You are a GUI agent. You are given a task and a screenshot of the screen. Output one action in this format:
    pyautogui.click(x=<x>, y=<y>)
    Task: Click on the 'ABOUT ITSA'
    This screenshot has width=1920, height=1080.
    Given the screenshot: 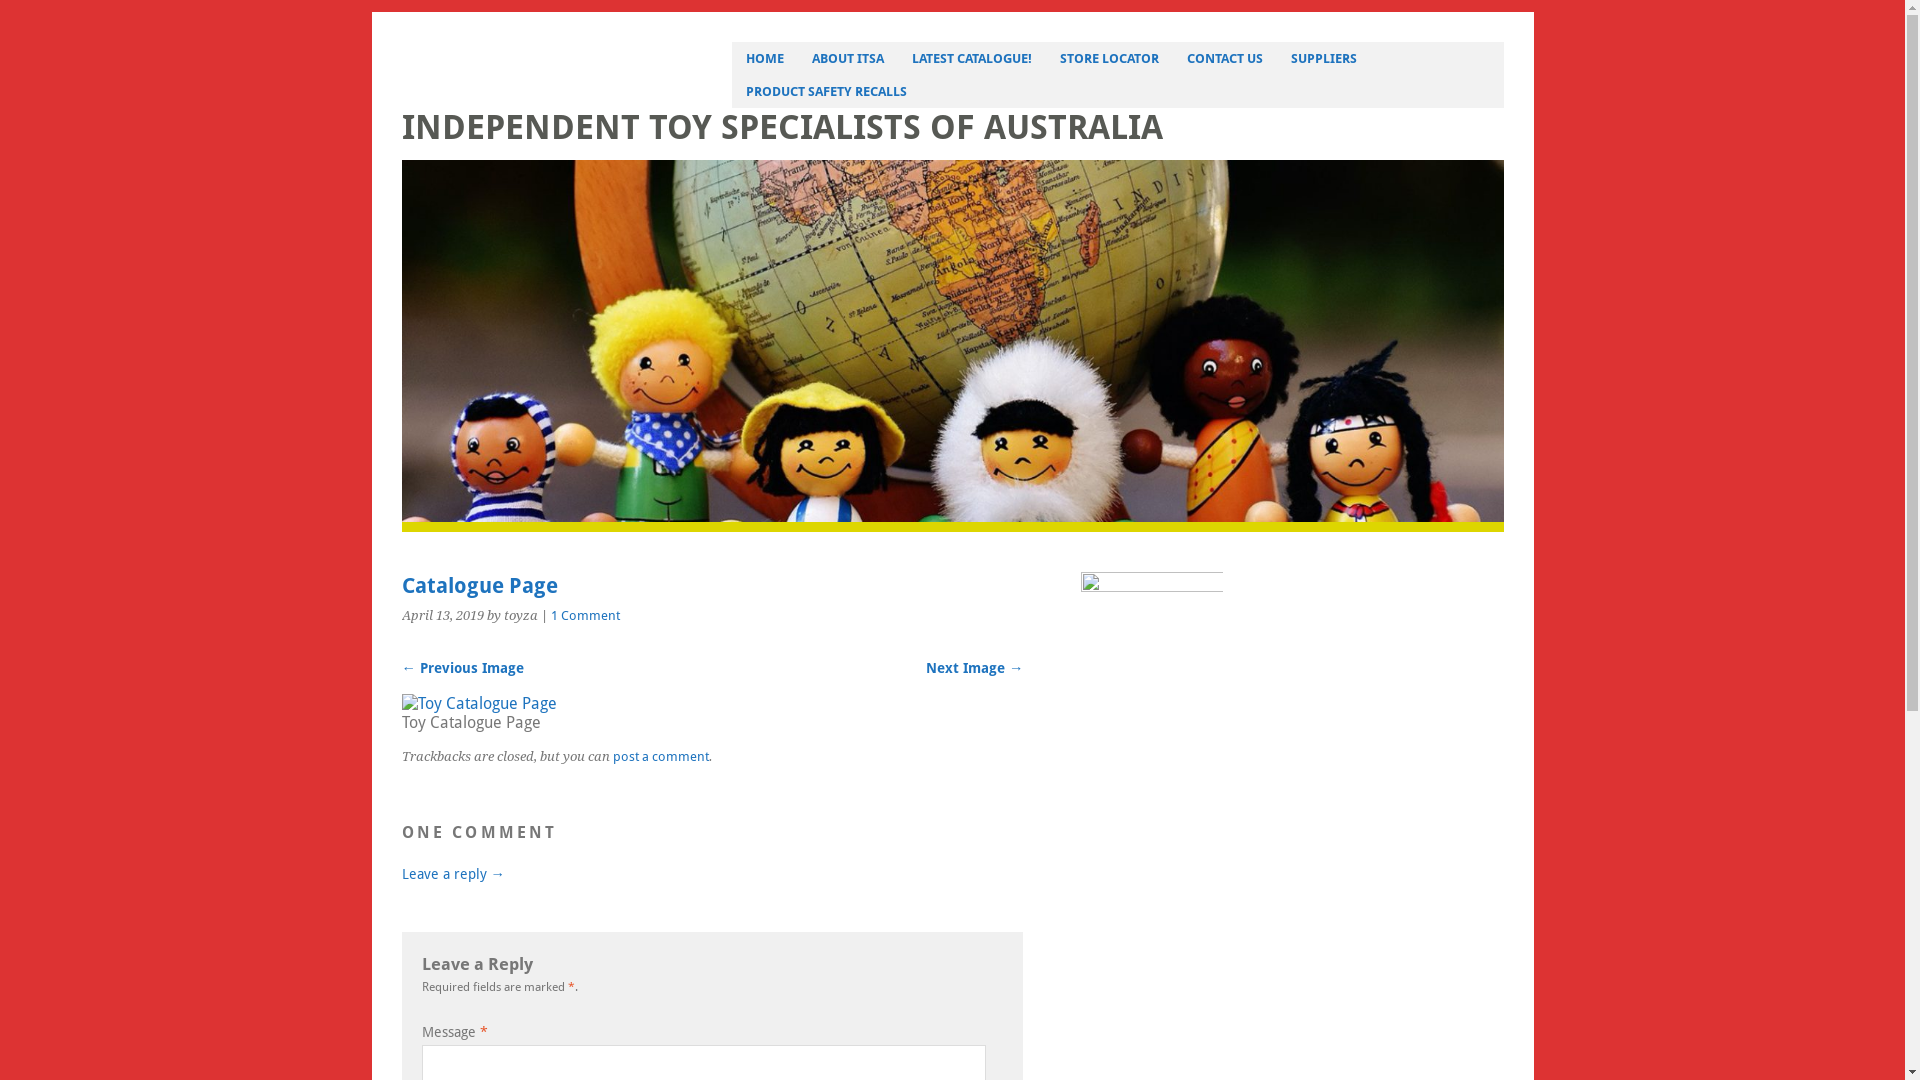 What is the action you would take?
    pyautogui.click(x=848, y=57)
    